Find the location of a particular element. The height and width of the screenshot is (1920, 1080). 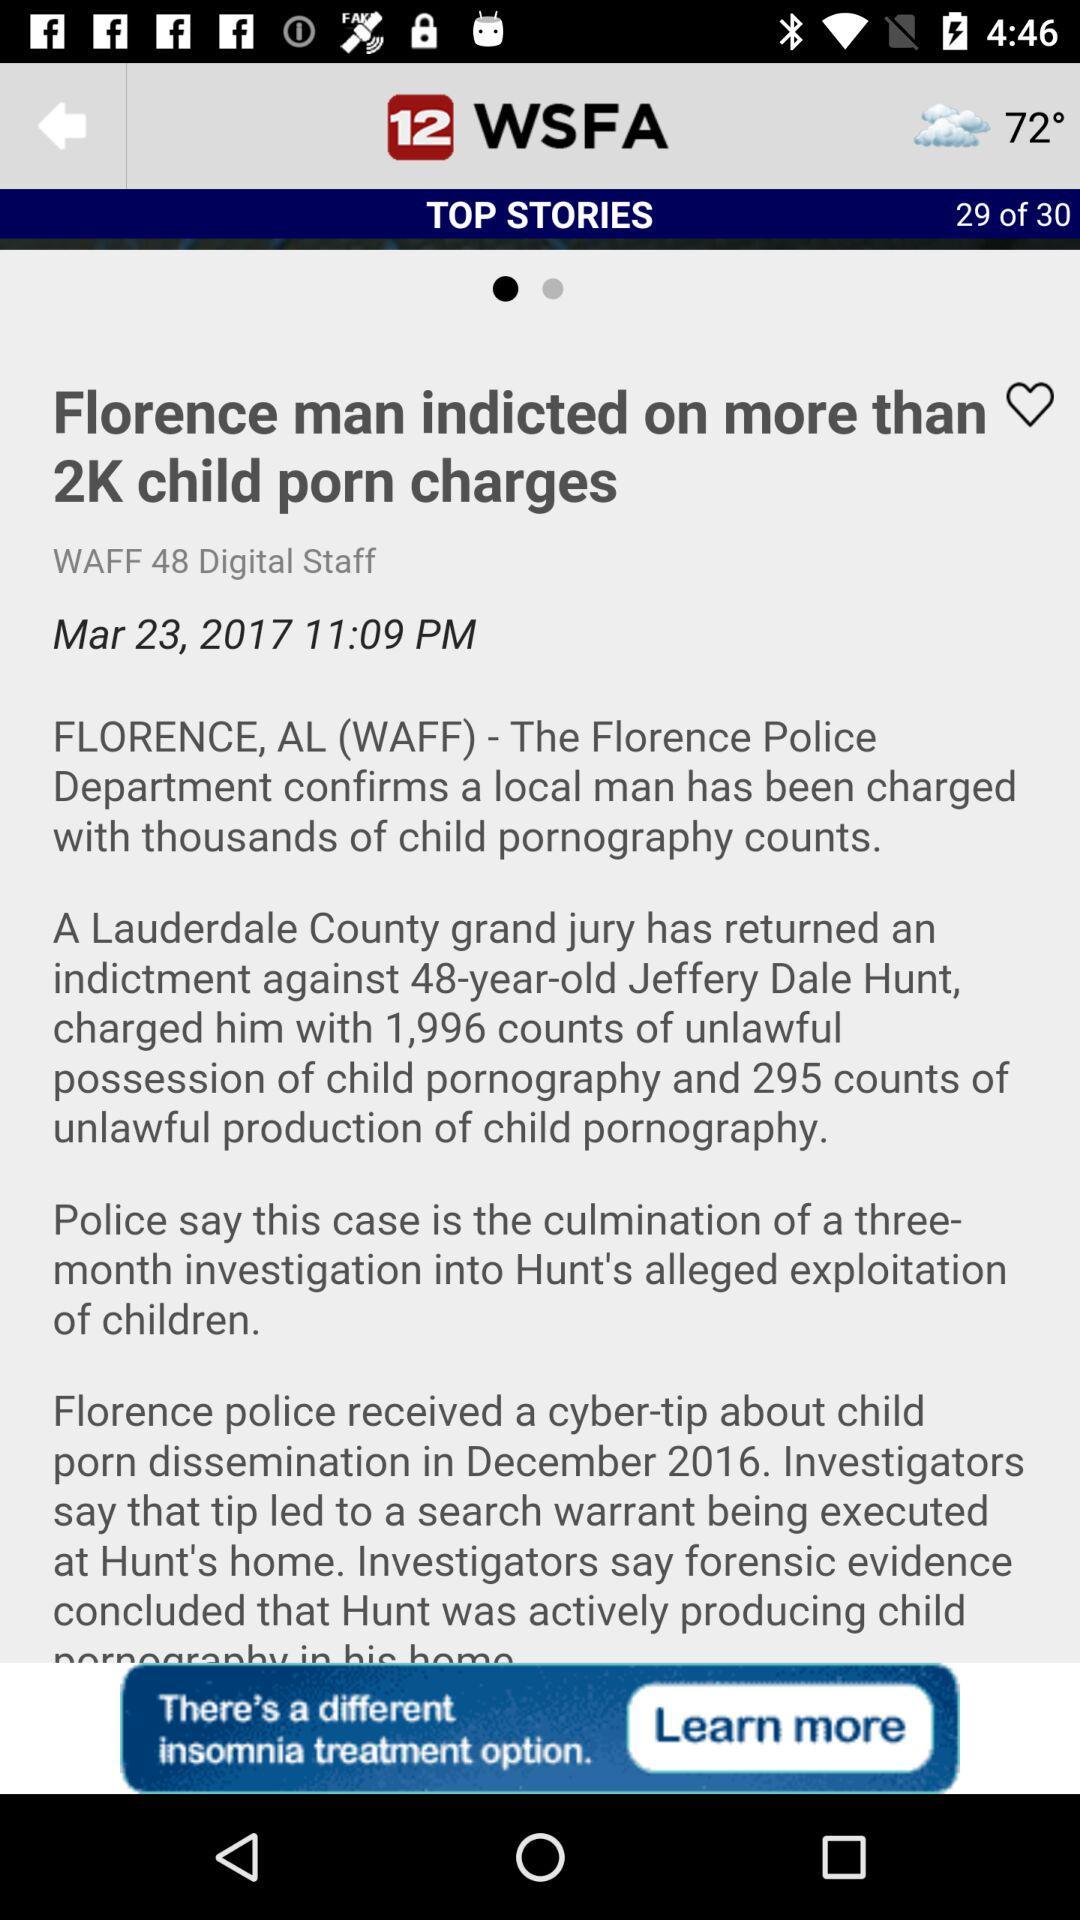

the star icon is located at coordinates (988, 124).